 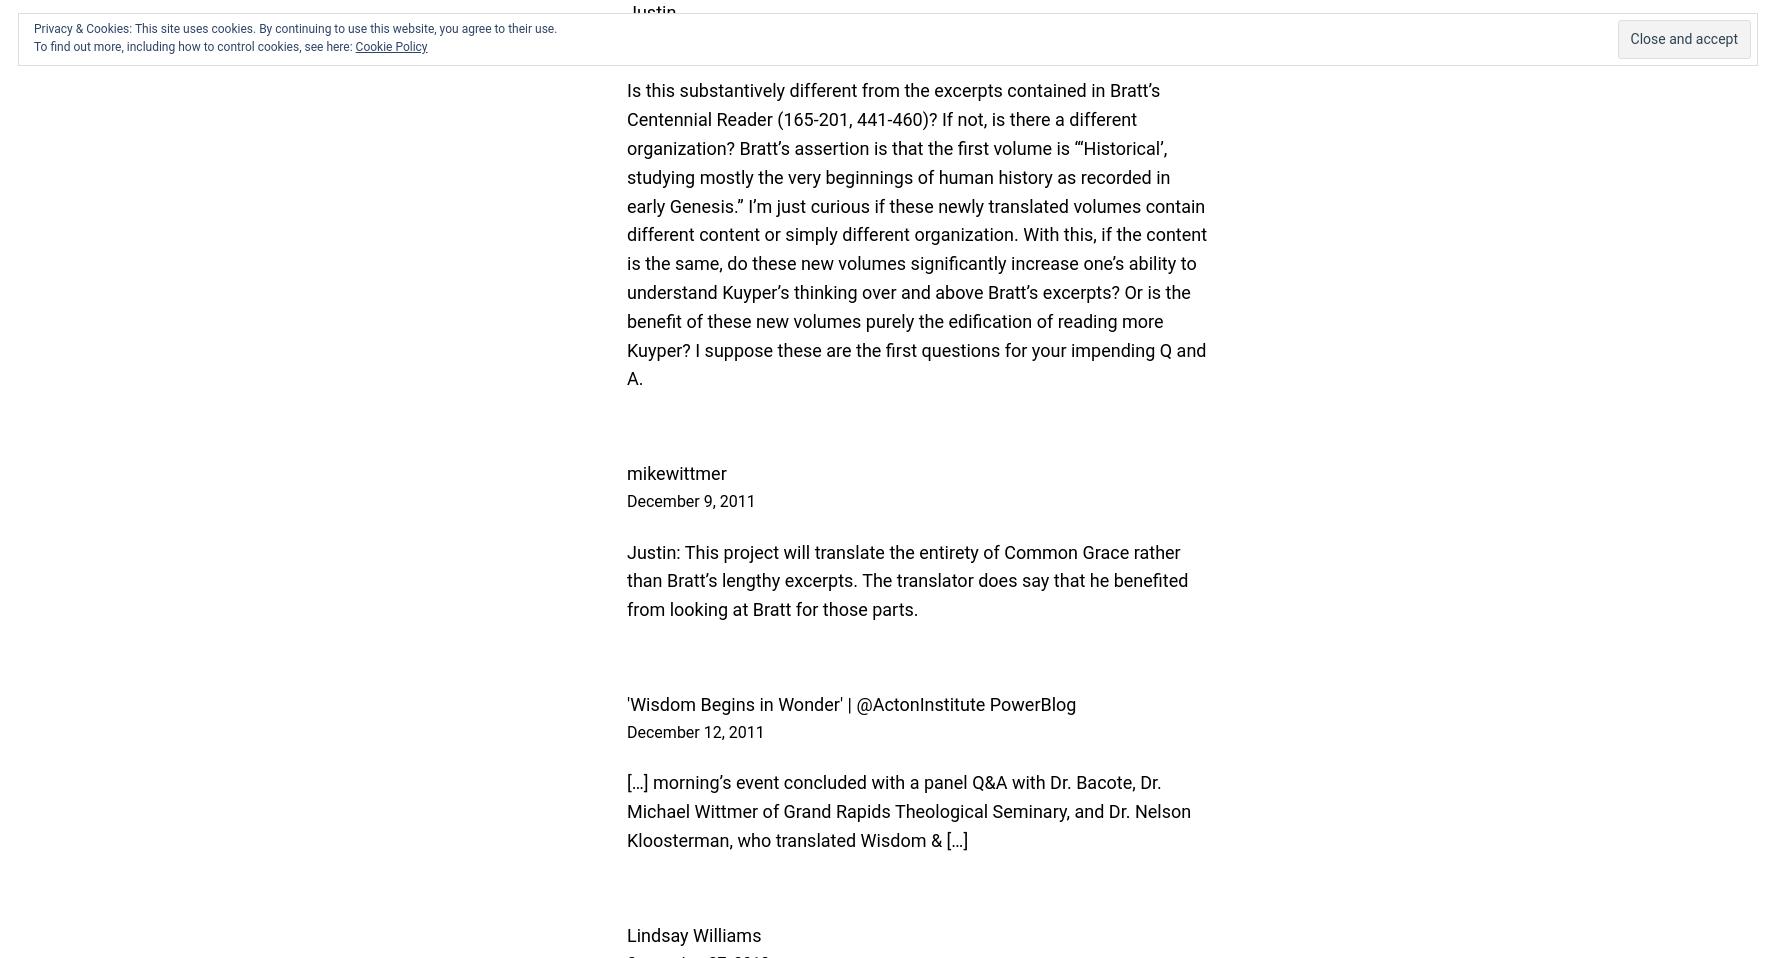 What do you see at coordinates (32, 46) in the screenshot?
I see `'To find out more, including how to control cookies, see here:'` at bounding box center [32, 46].